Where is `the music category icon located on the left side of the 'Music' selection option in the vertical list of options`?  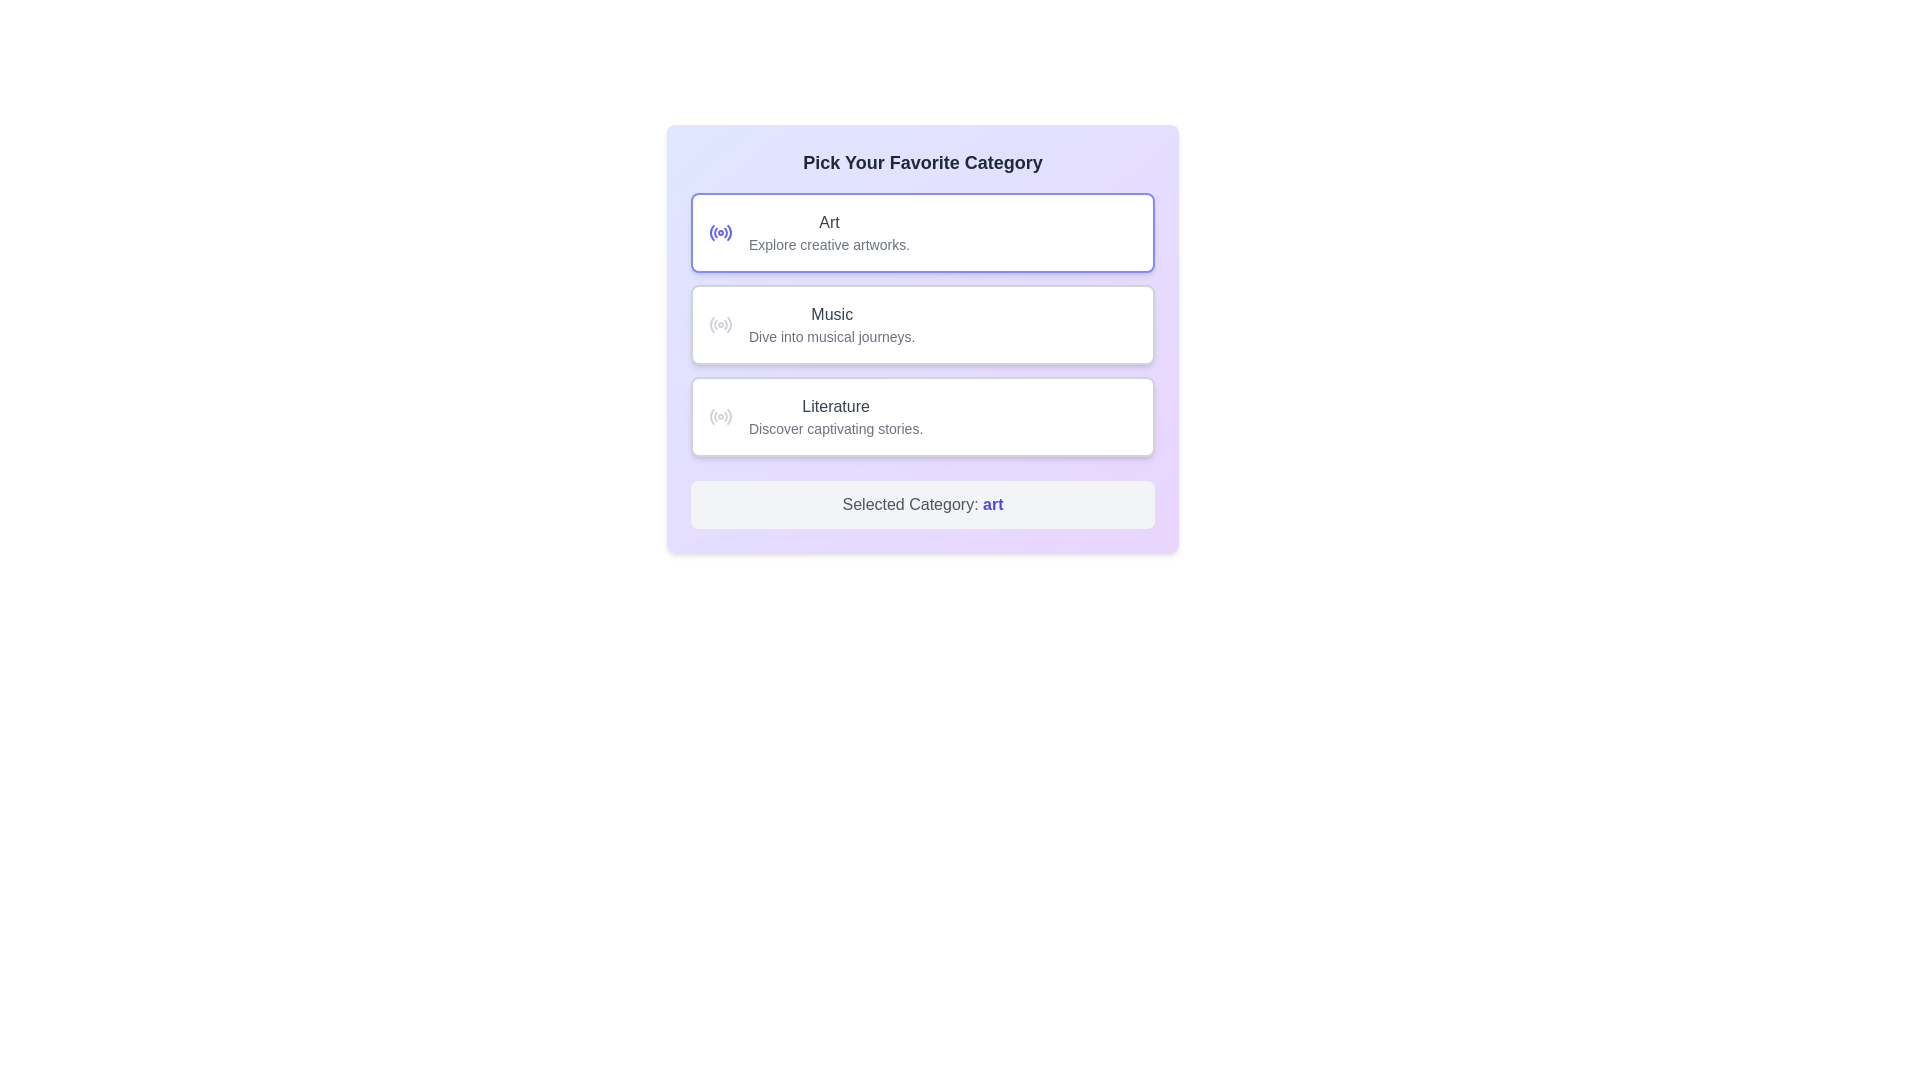 the music category icon located on the left side of the 'Music' selection option in the vertical list of options is located at coordinates (720, 323).